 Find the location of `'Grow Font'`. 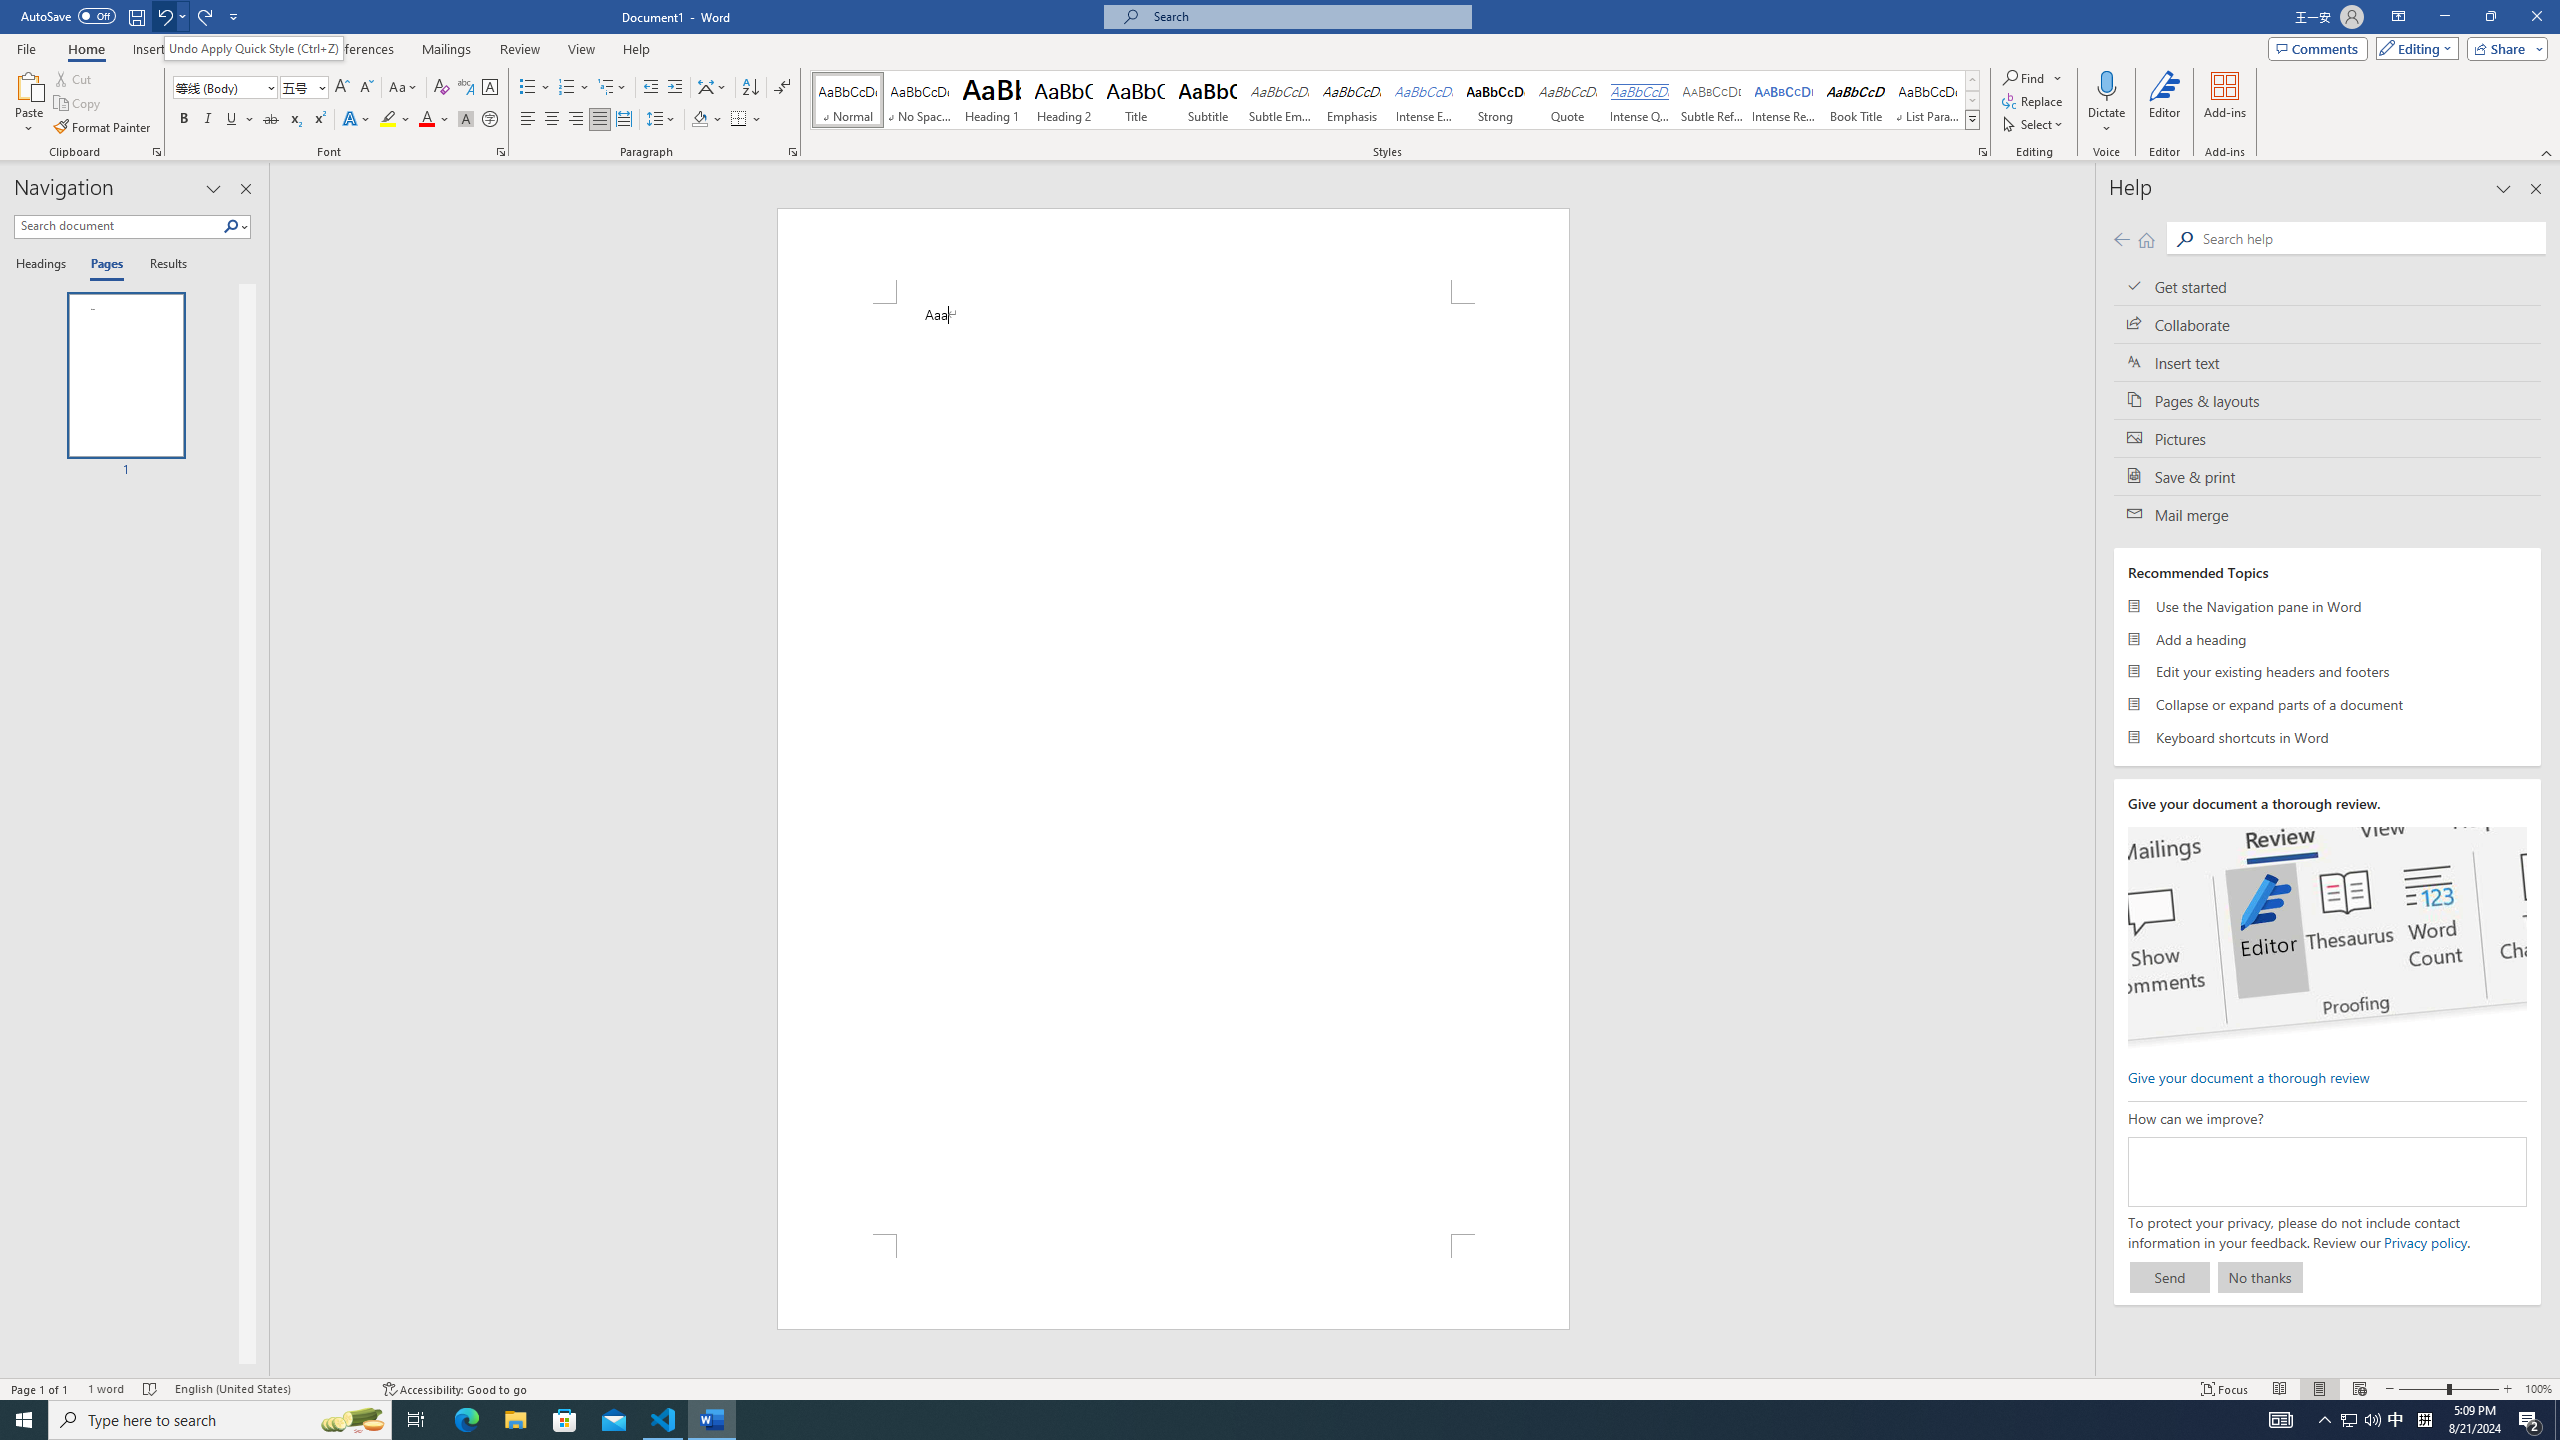

'Grow Font' is located at coordinates (341, 87).